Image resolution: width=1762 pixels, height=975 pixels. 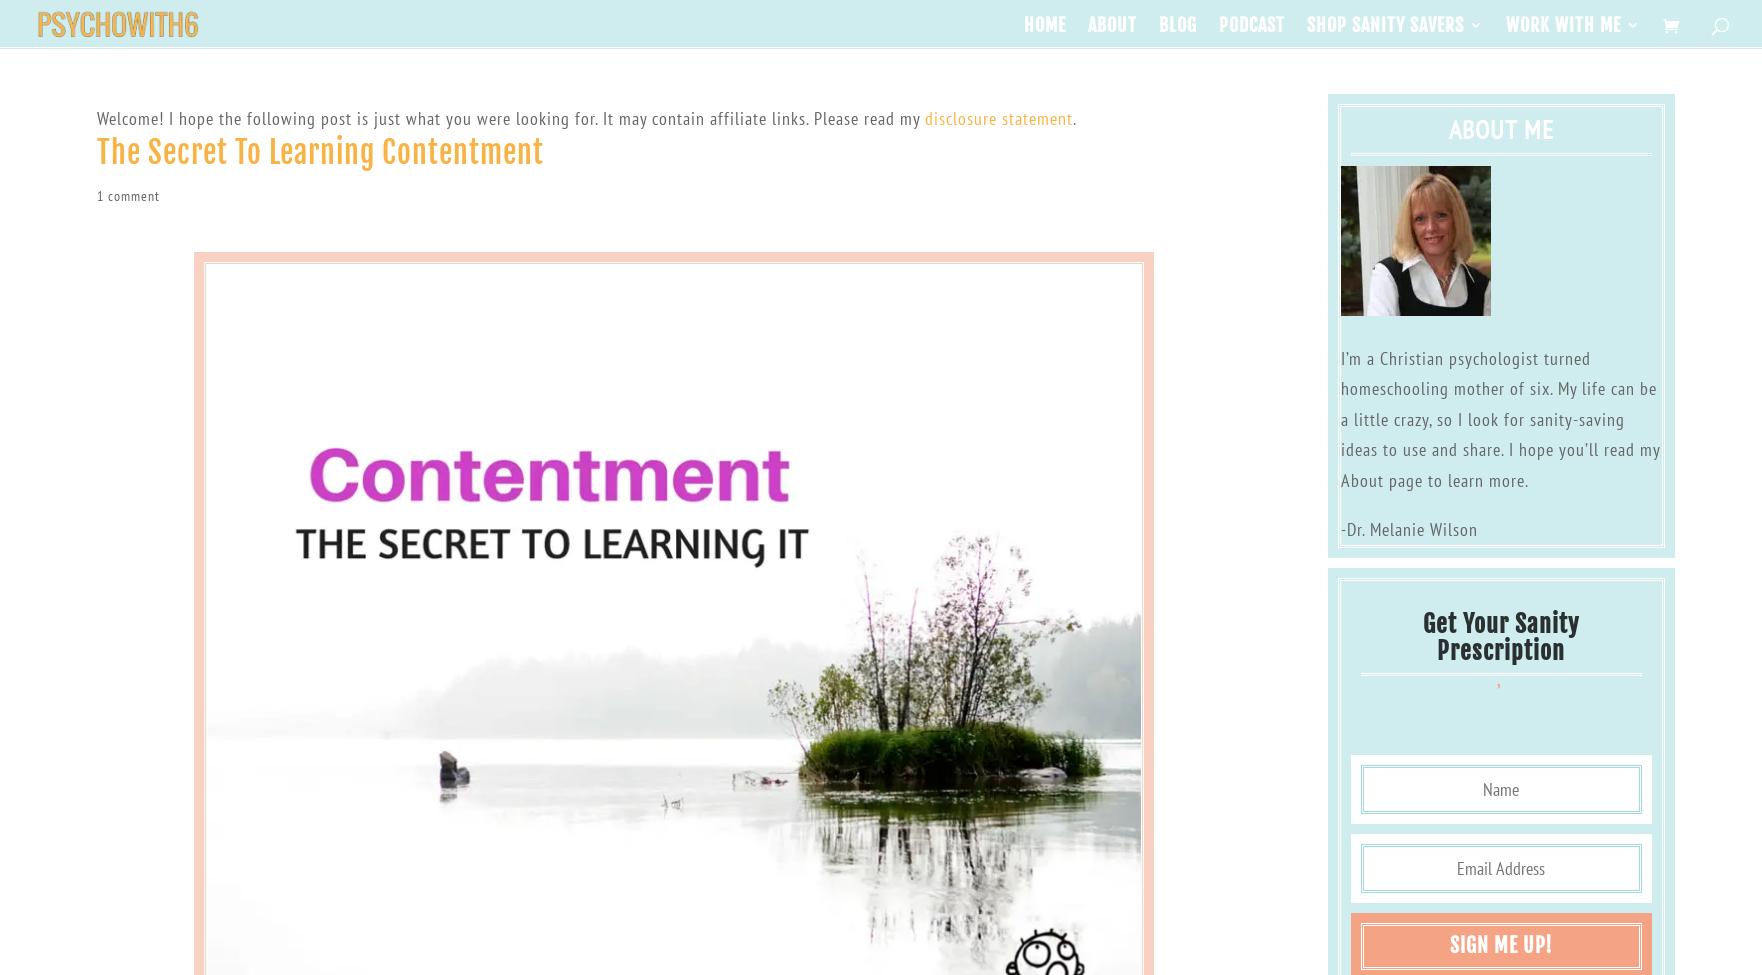 What do you see at coordinates (1473, 479) in the screenshot?
I see `'to learn more.'` at bounding box center [1473, 479].